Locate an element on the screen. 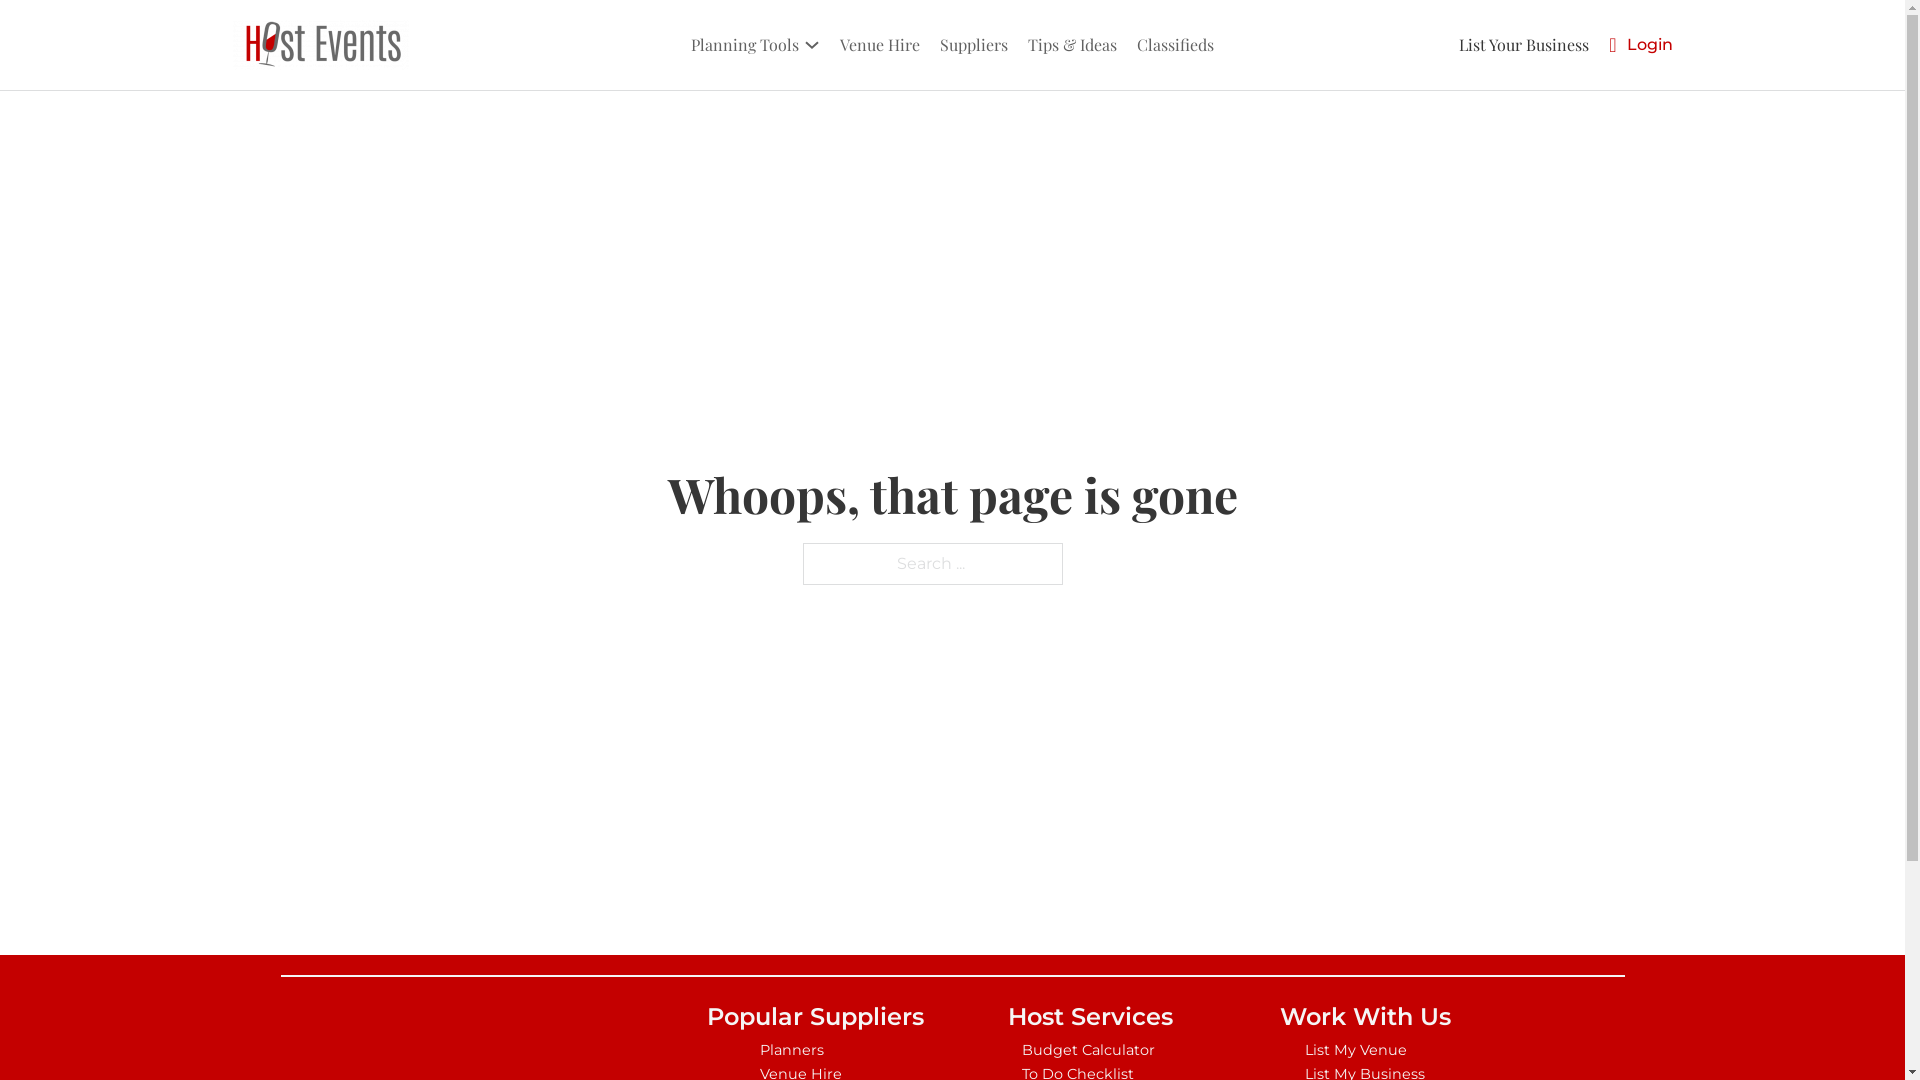 The width and height of the screenshot is (1920, 1080). 'Tips & Ideas' is located at coordinates (1071, 44).